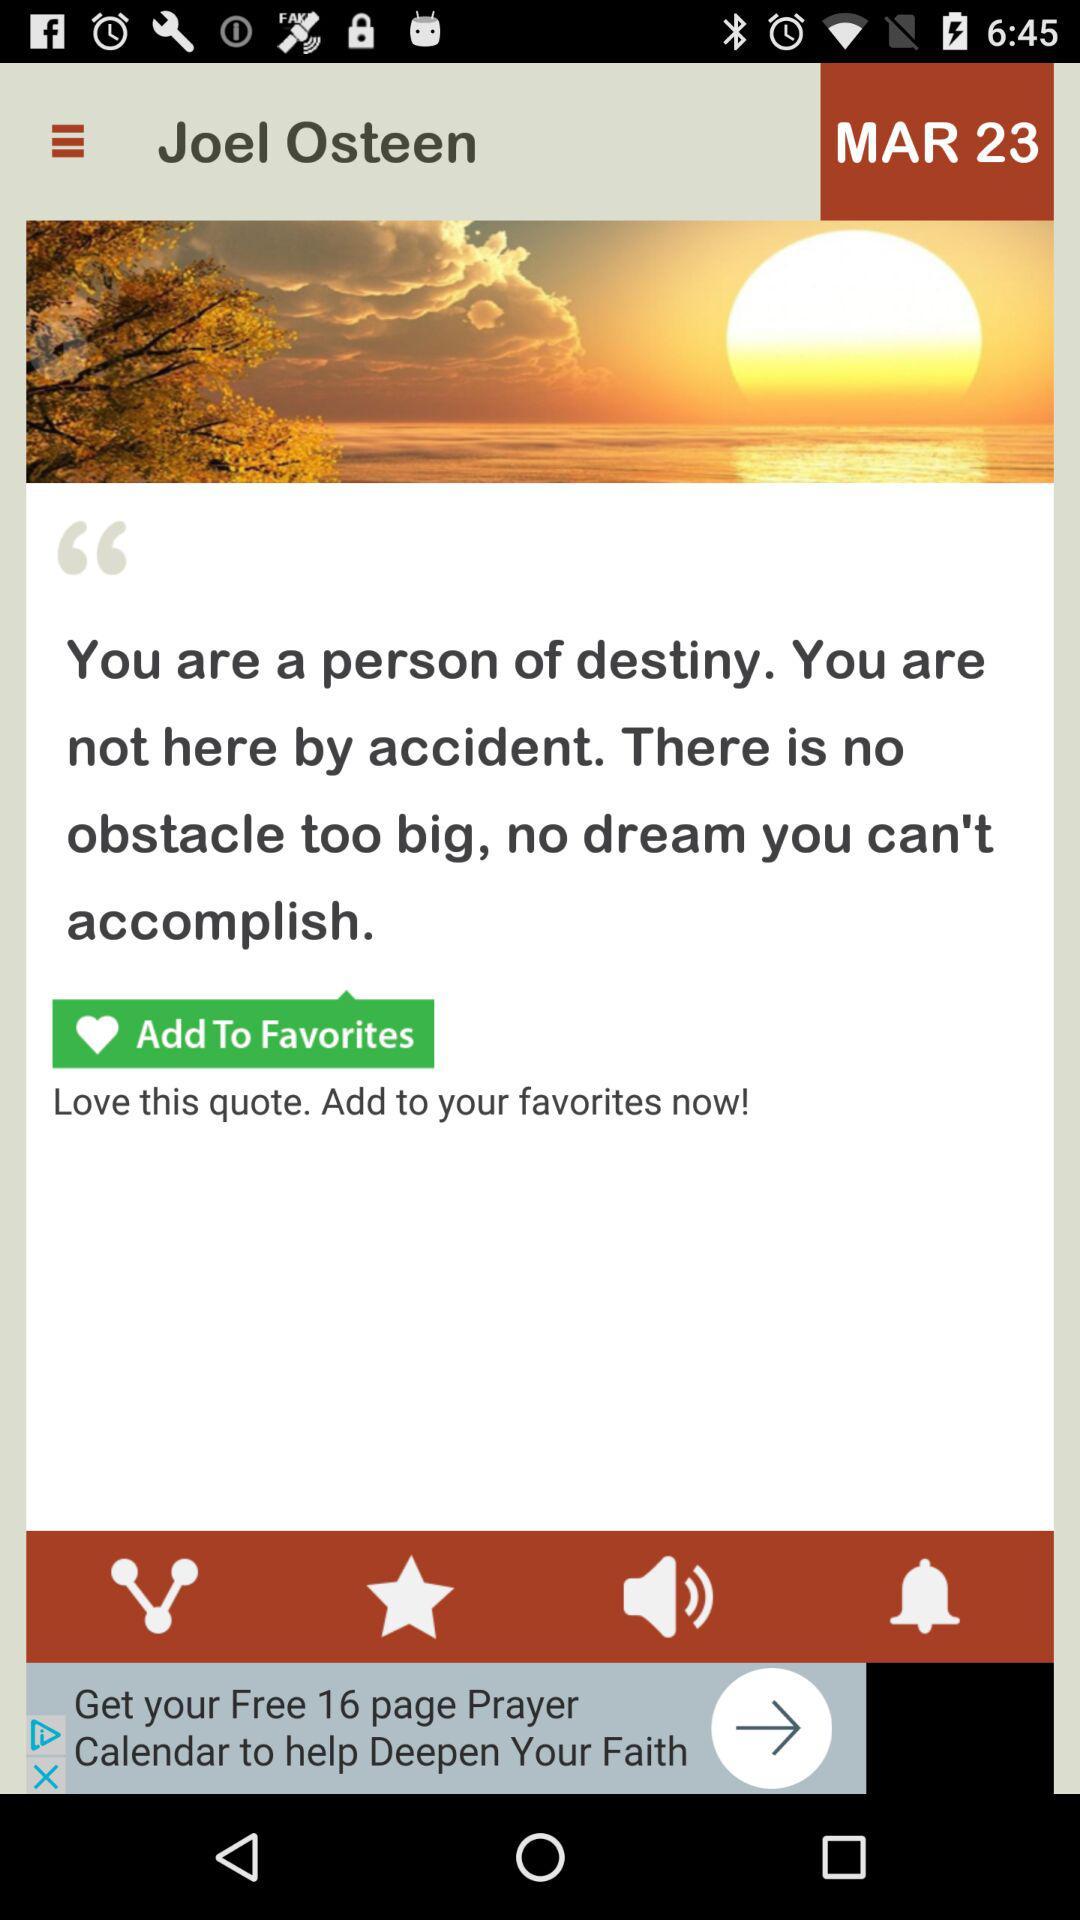  What do you see at coordinates (445, 1727) in the screenshot?
I see `open advertisement` at bounding box center [445, 1727].